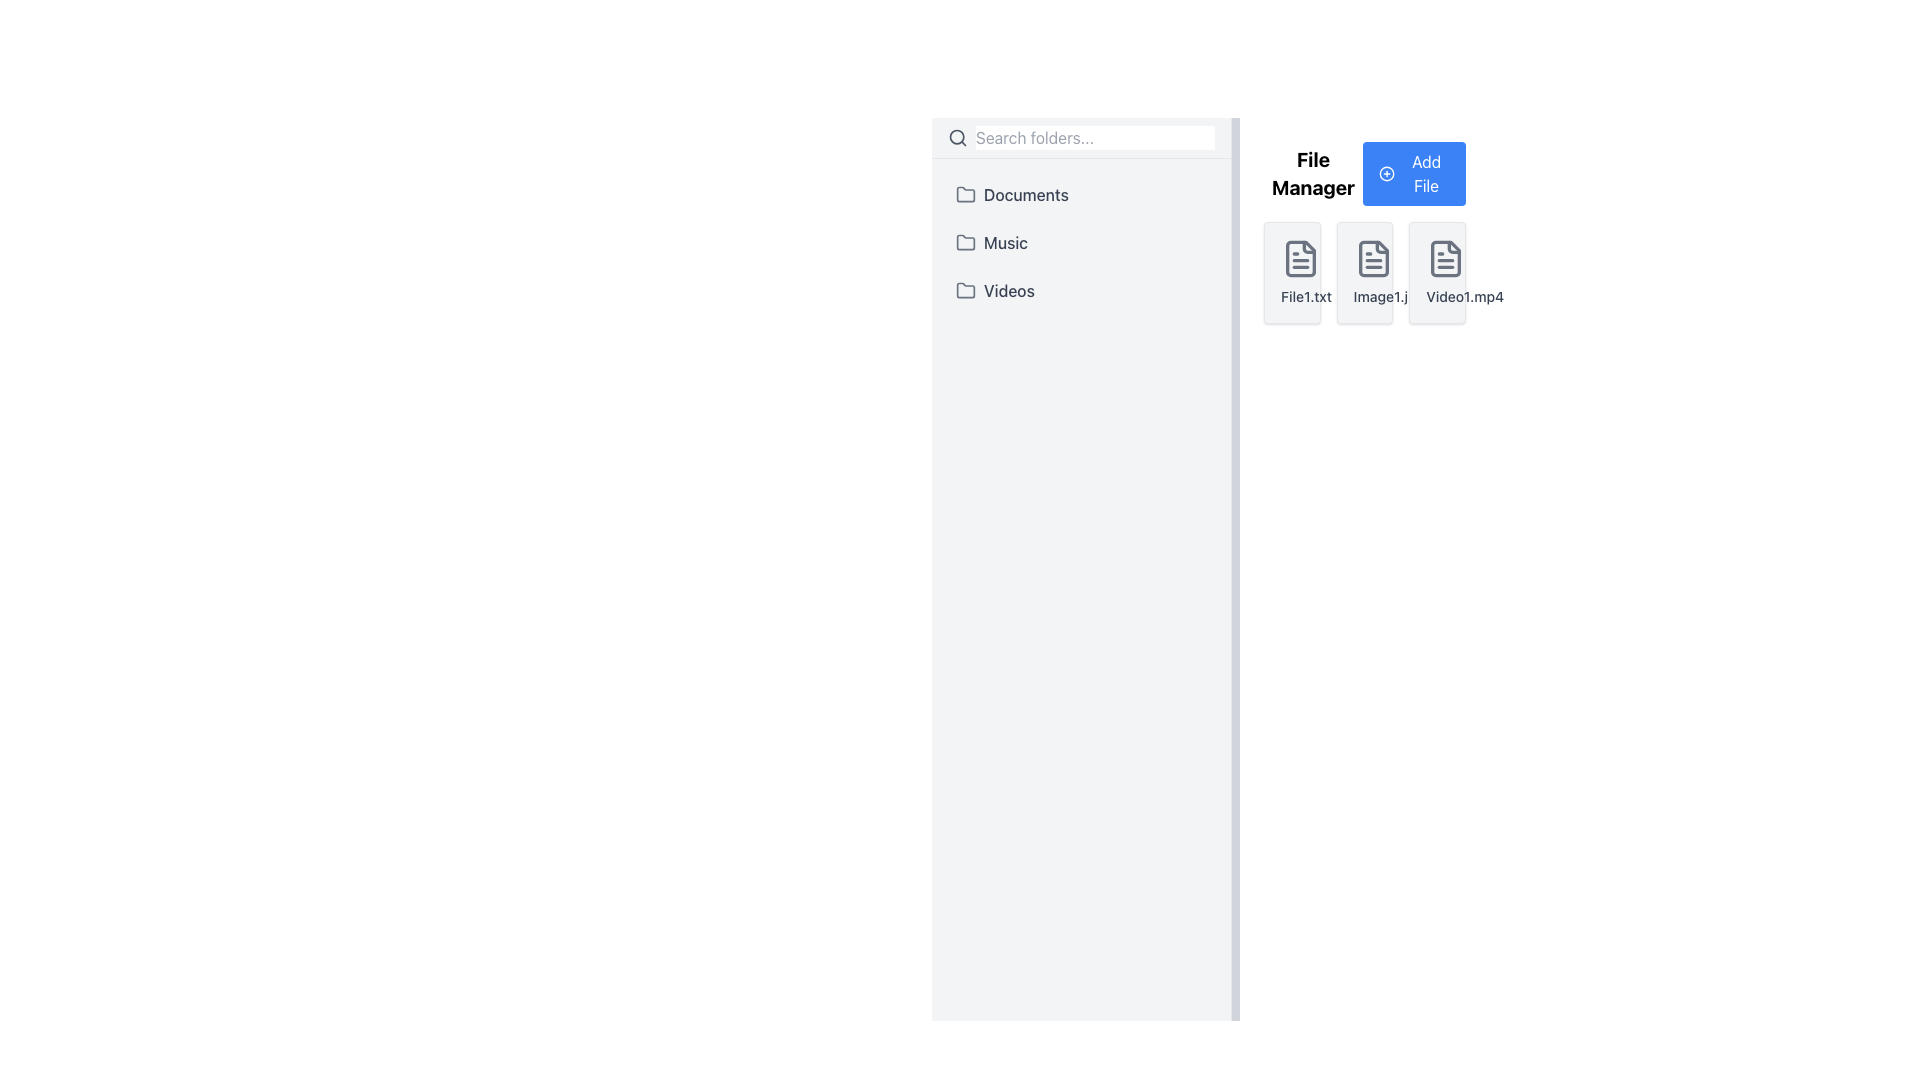  I want to click on the 'Videos' folder label in the sidebar navigation, so click(1009, 290).